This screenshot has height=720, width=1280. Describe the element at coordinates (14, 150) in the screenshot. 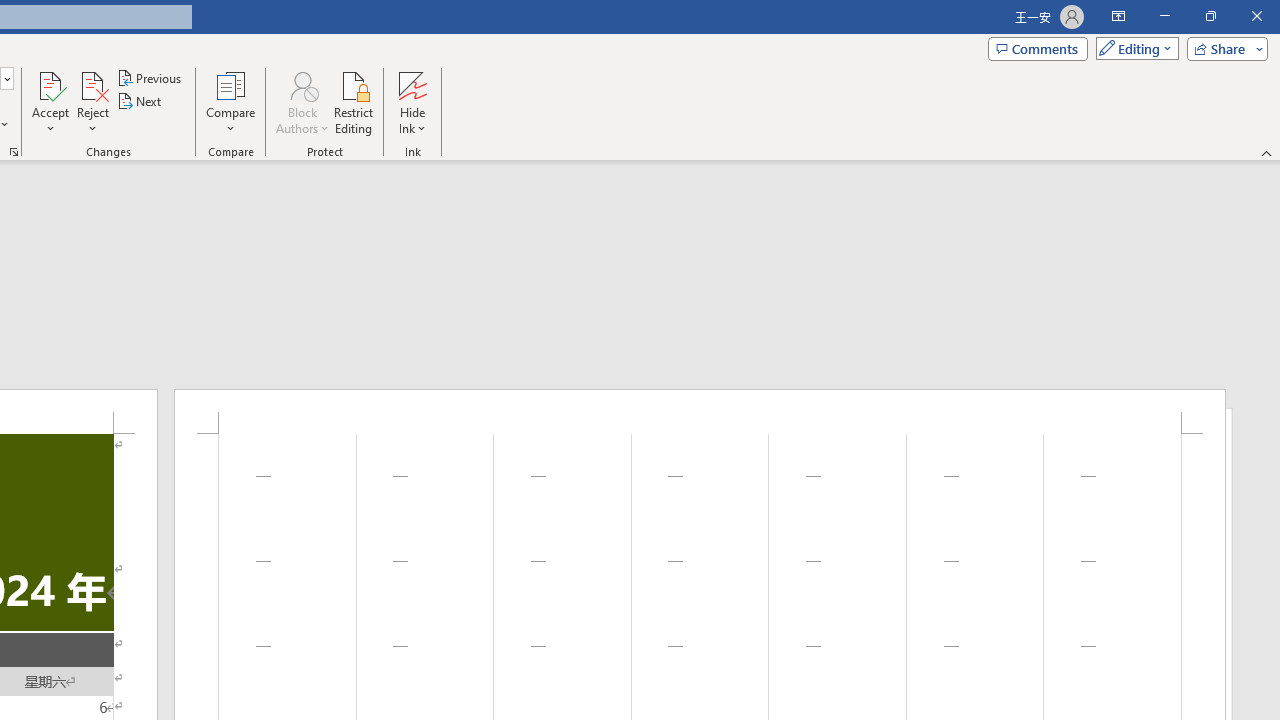

I see `'Change Tracking Options...'` at that location.